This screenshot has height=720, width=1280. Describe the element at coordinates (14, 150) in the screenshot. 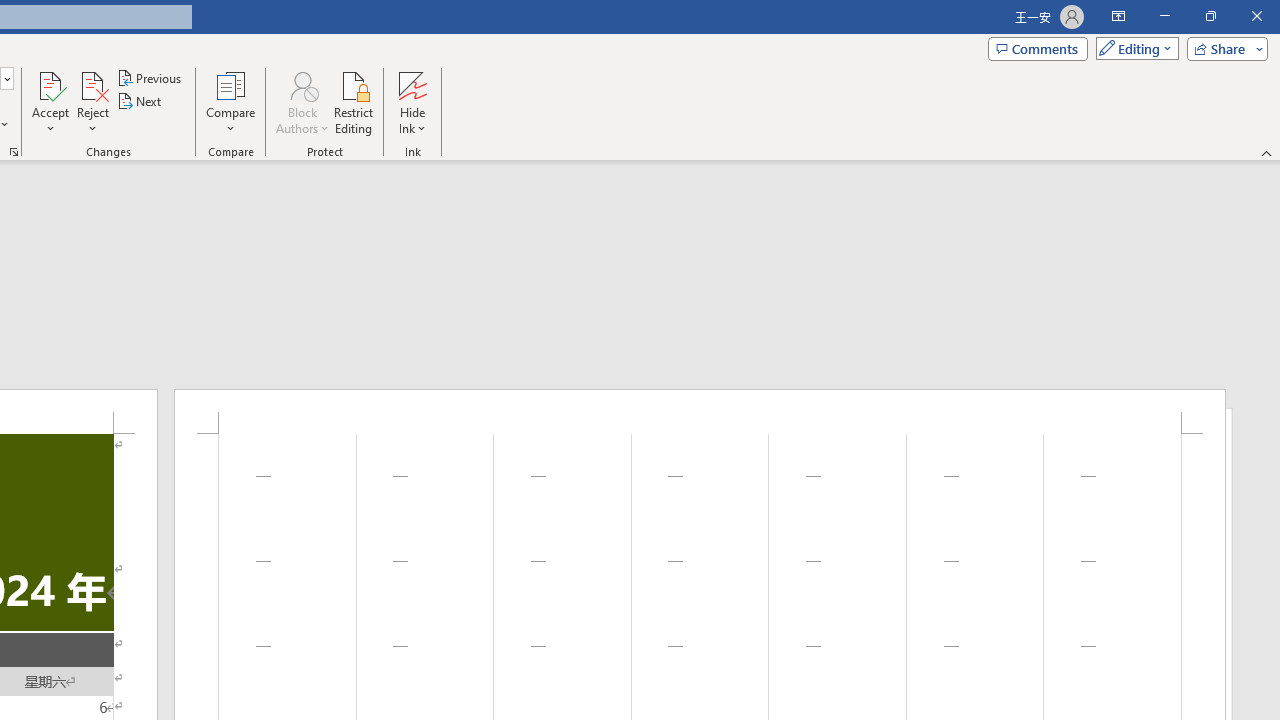

I see `'Change Tracking Options...'` at that location.